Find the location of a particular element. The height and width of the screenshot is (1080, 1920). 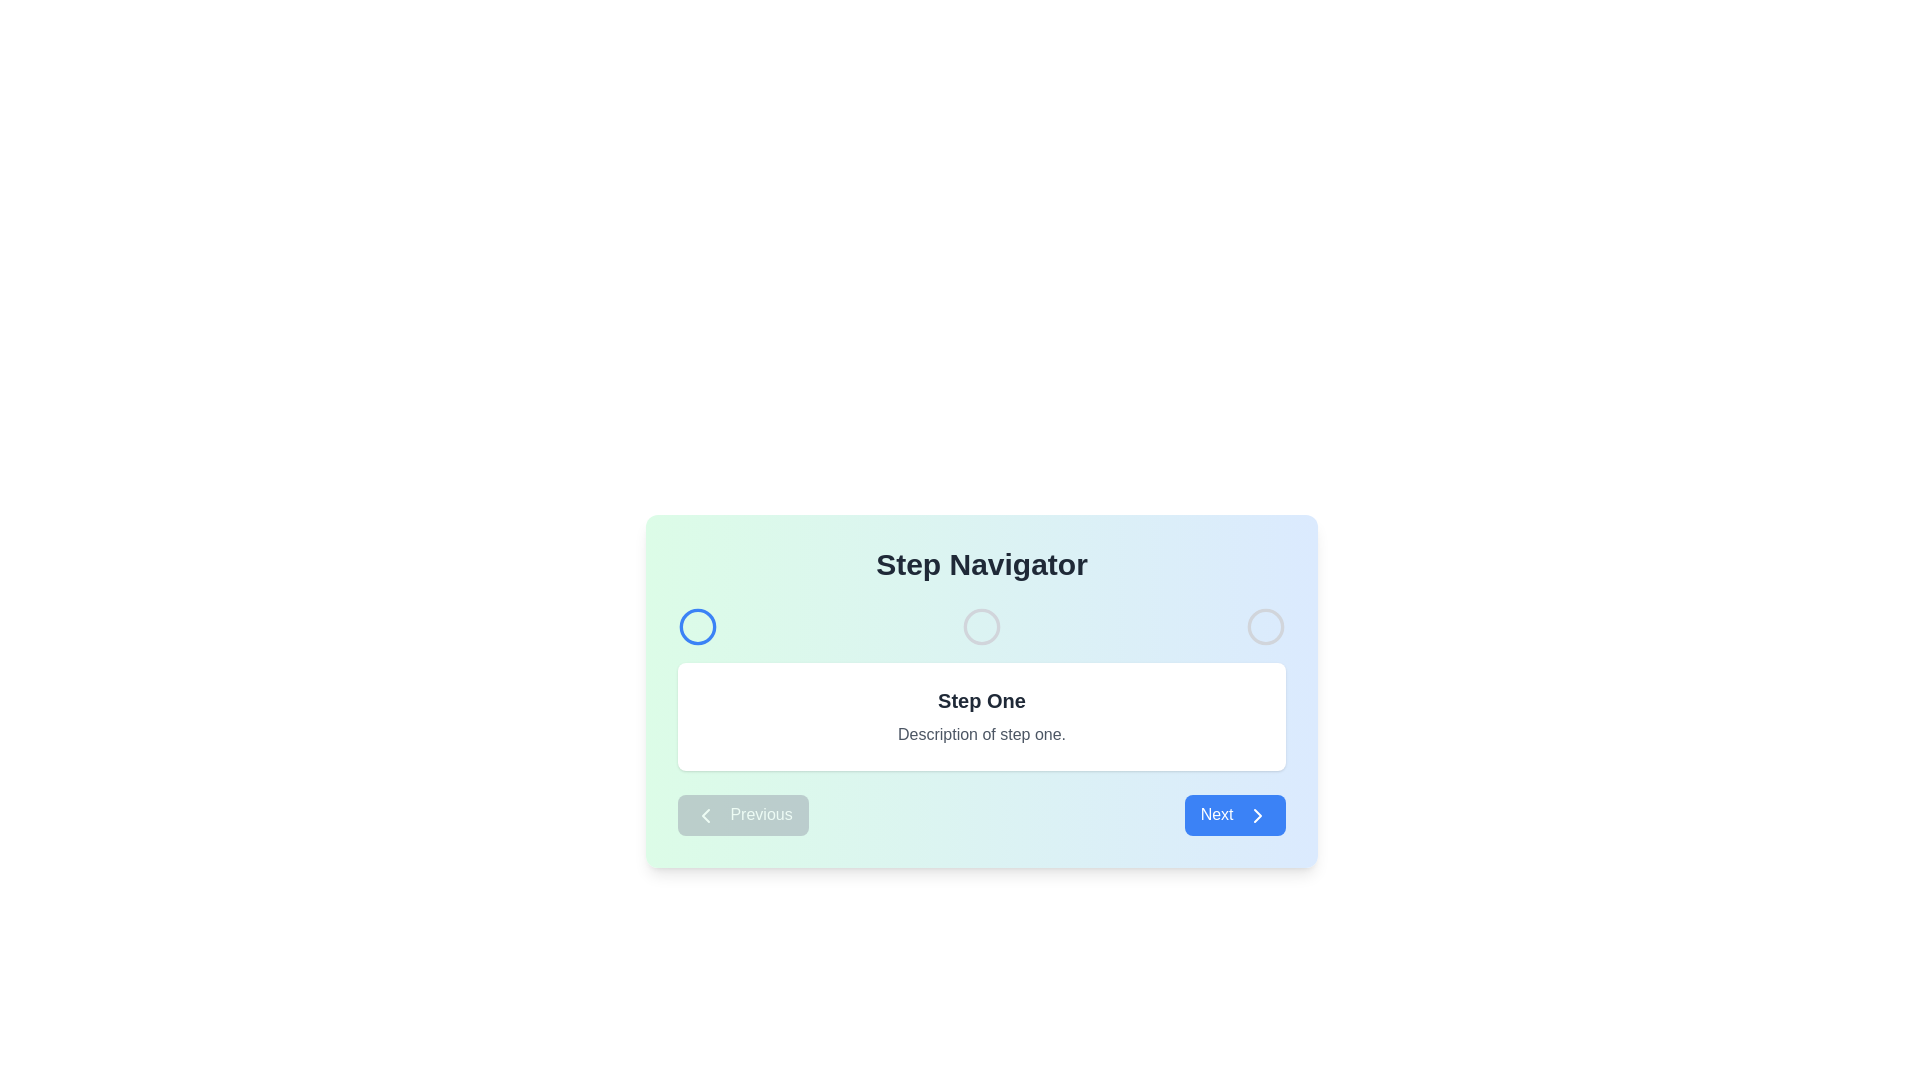

the central Circle Shape that indicates the current step in the Step Navigator interface is located at coordinates (982, 626).